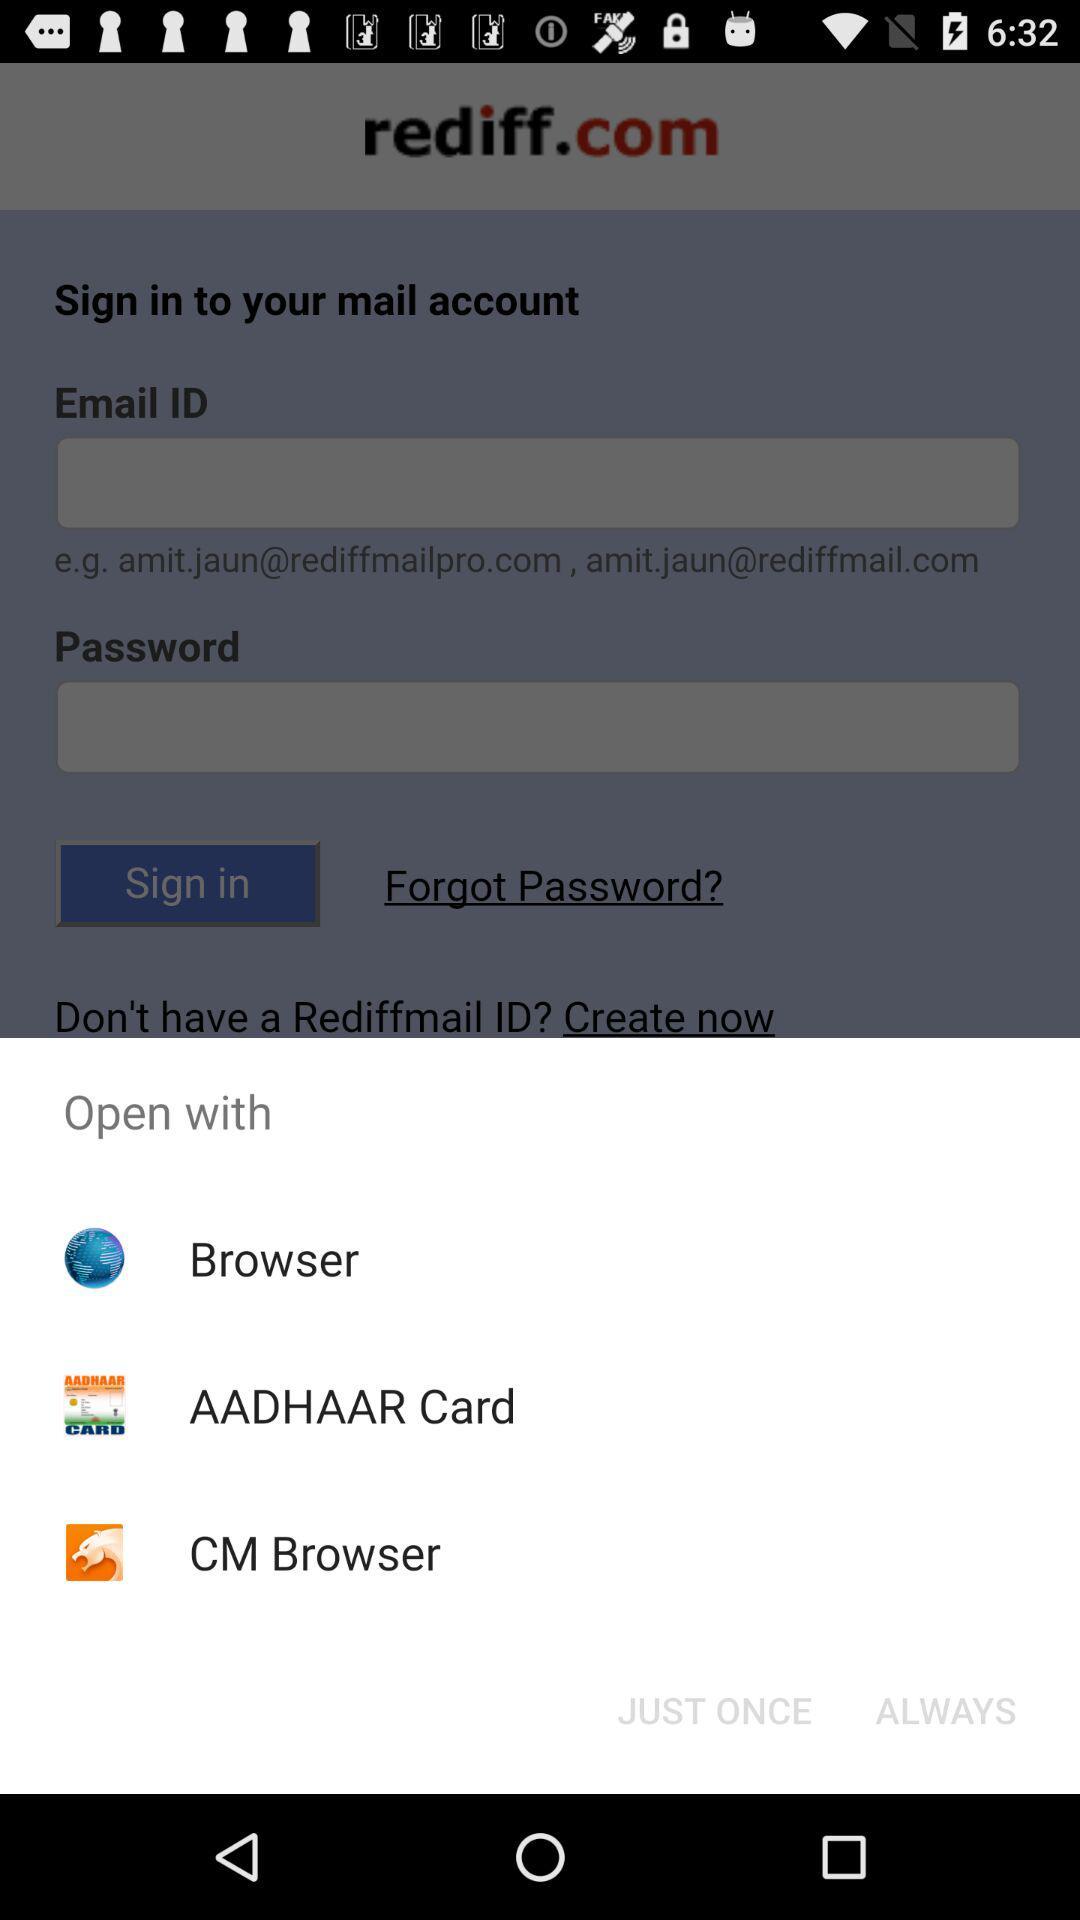 The image size is (1080, 1920). I want to click on the app above cm browser, so click(351, 1404).